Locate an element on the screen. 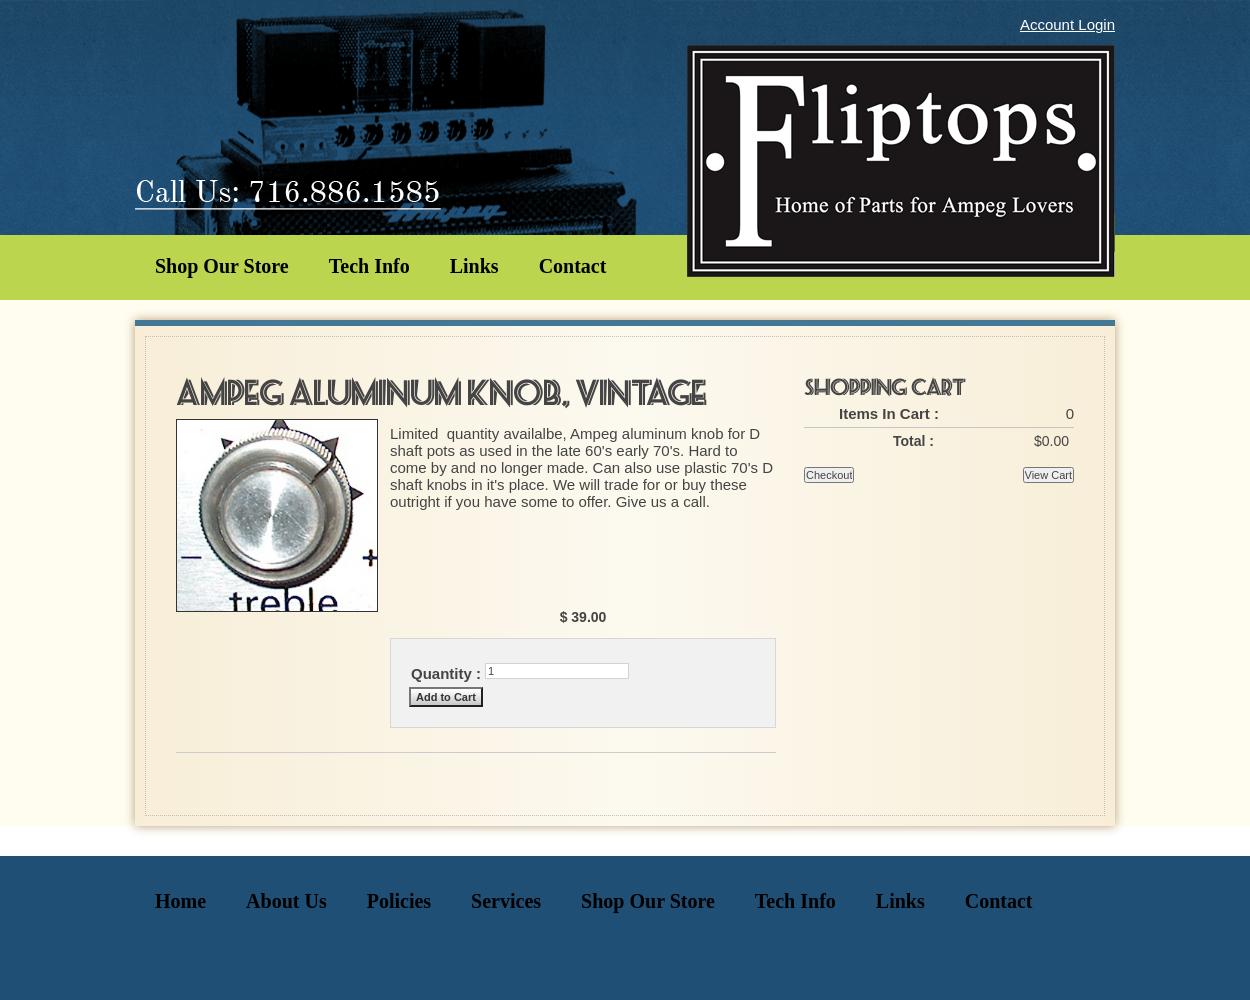 This screenshot has height=1000, width=1250. 'Limited  quantity availalbe, Ampeg aluminum knob for D shaft pots as used in the late 60's early 70's. Hard to come by and no longer made. Can also use plastic 70's D shaft knobs in it's place. We will trade for or buy these outright if you have some to offer. Give us a call.' is located at coordinates (580, 466).